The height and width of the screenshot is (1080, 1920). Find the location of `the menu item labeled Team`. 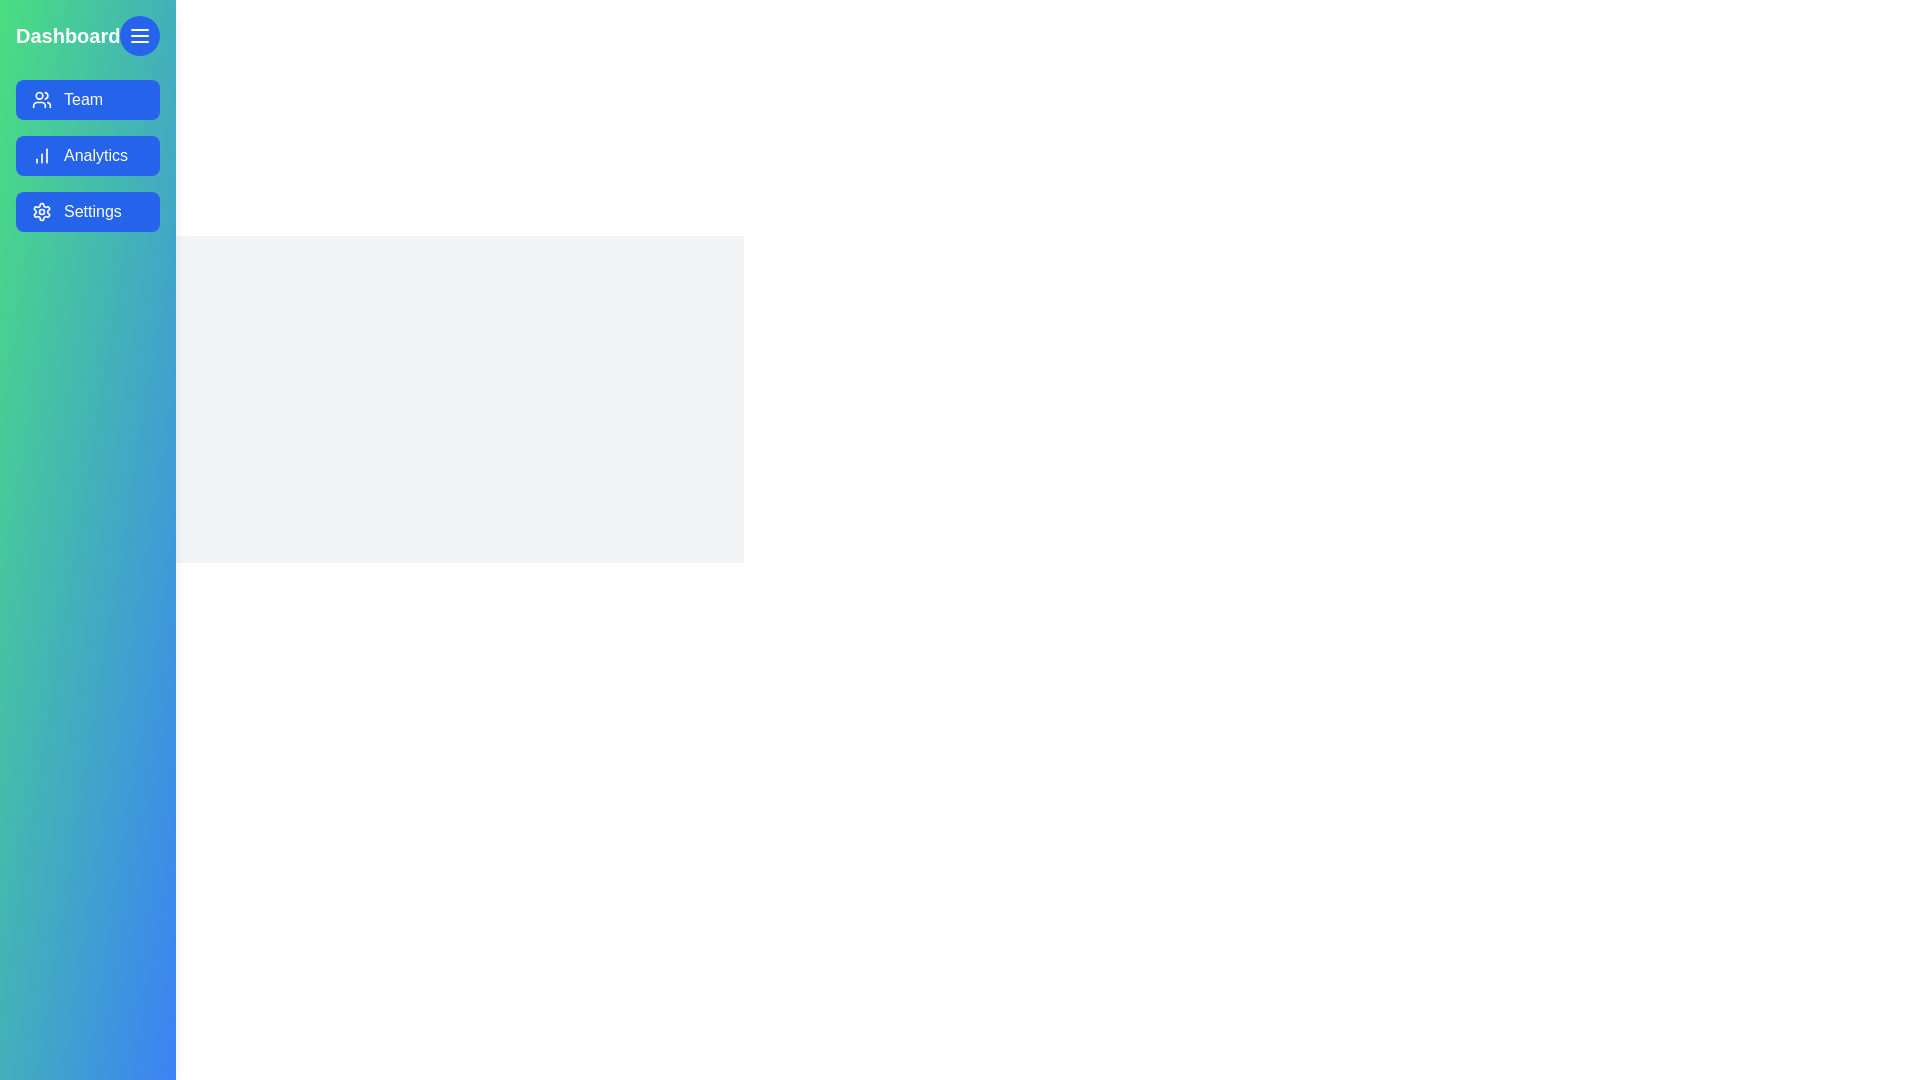

the menu item labeled Team is located at coordinates (87, 100).